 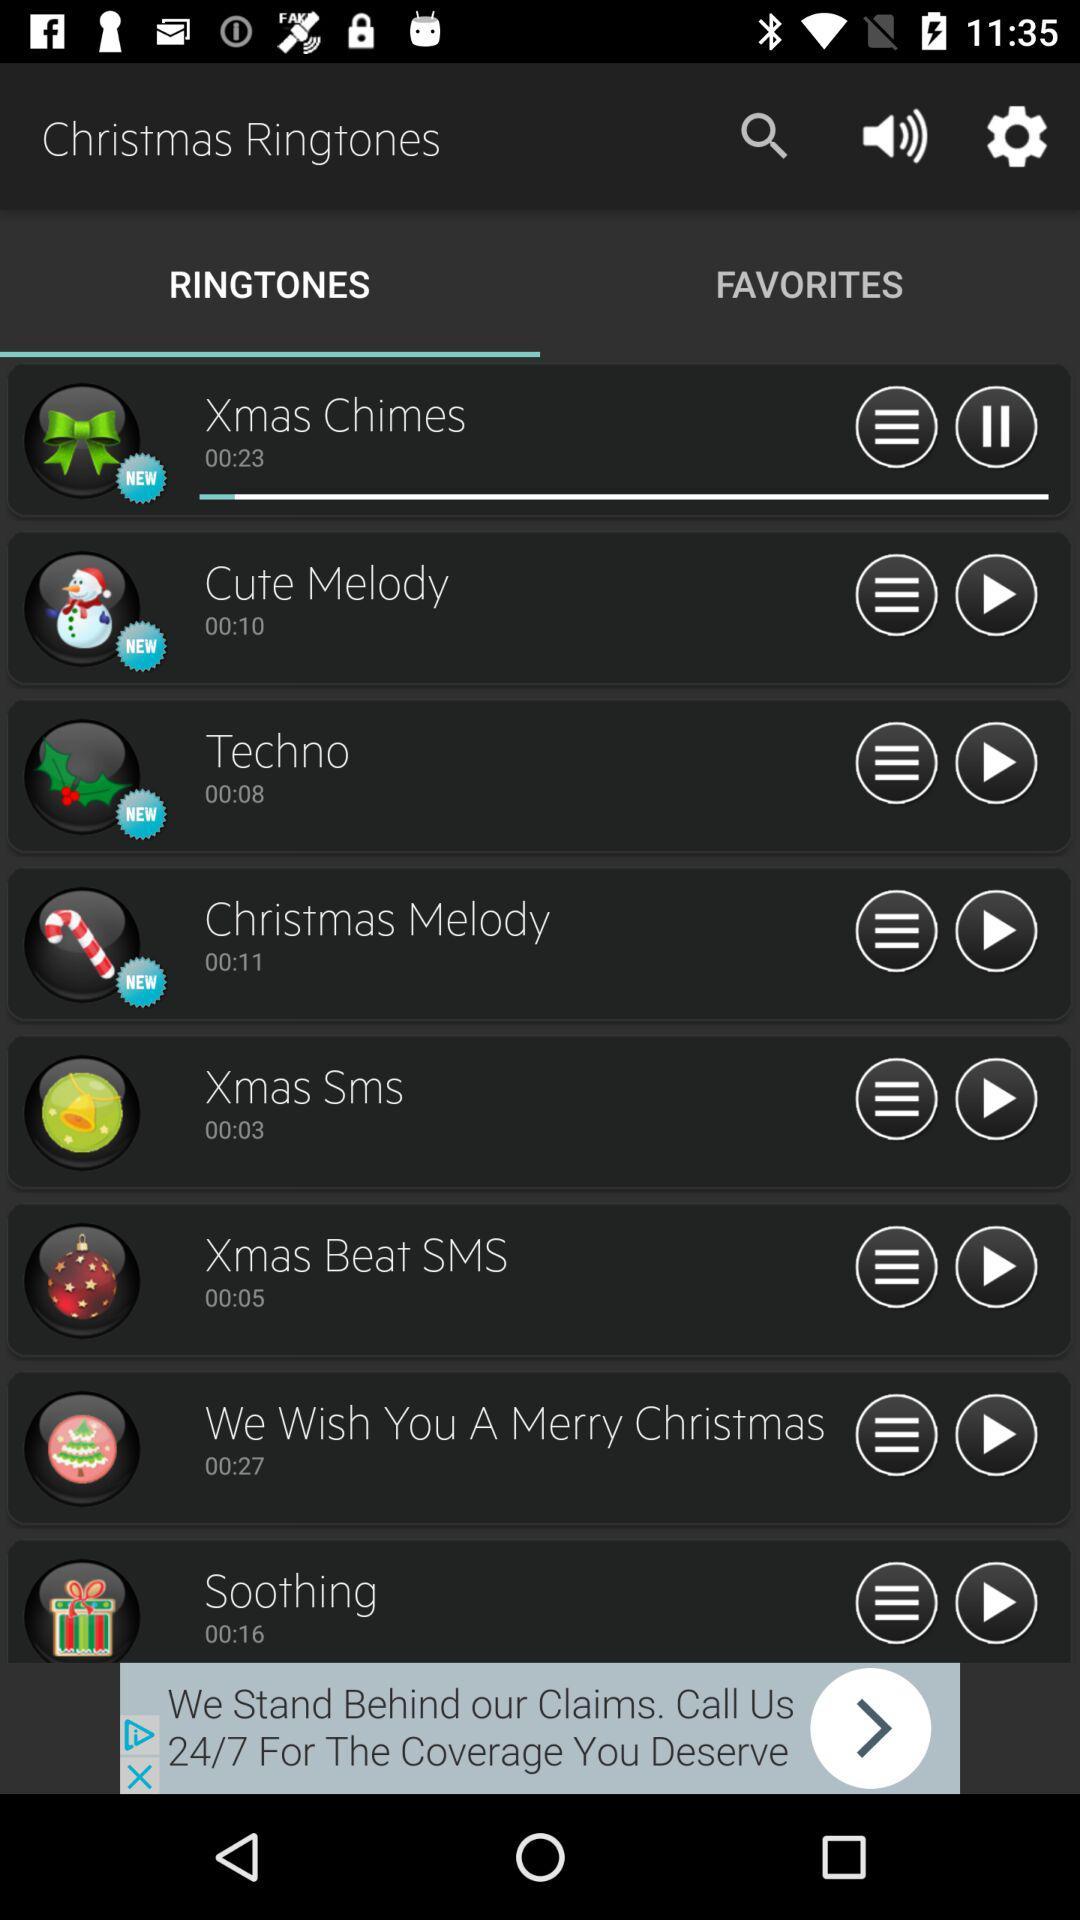 What do you see at coordinates (895, 931) in the screenshot?
I see `see features` at bounding box center [895, 931].